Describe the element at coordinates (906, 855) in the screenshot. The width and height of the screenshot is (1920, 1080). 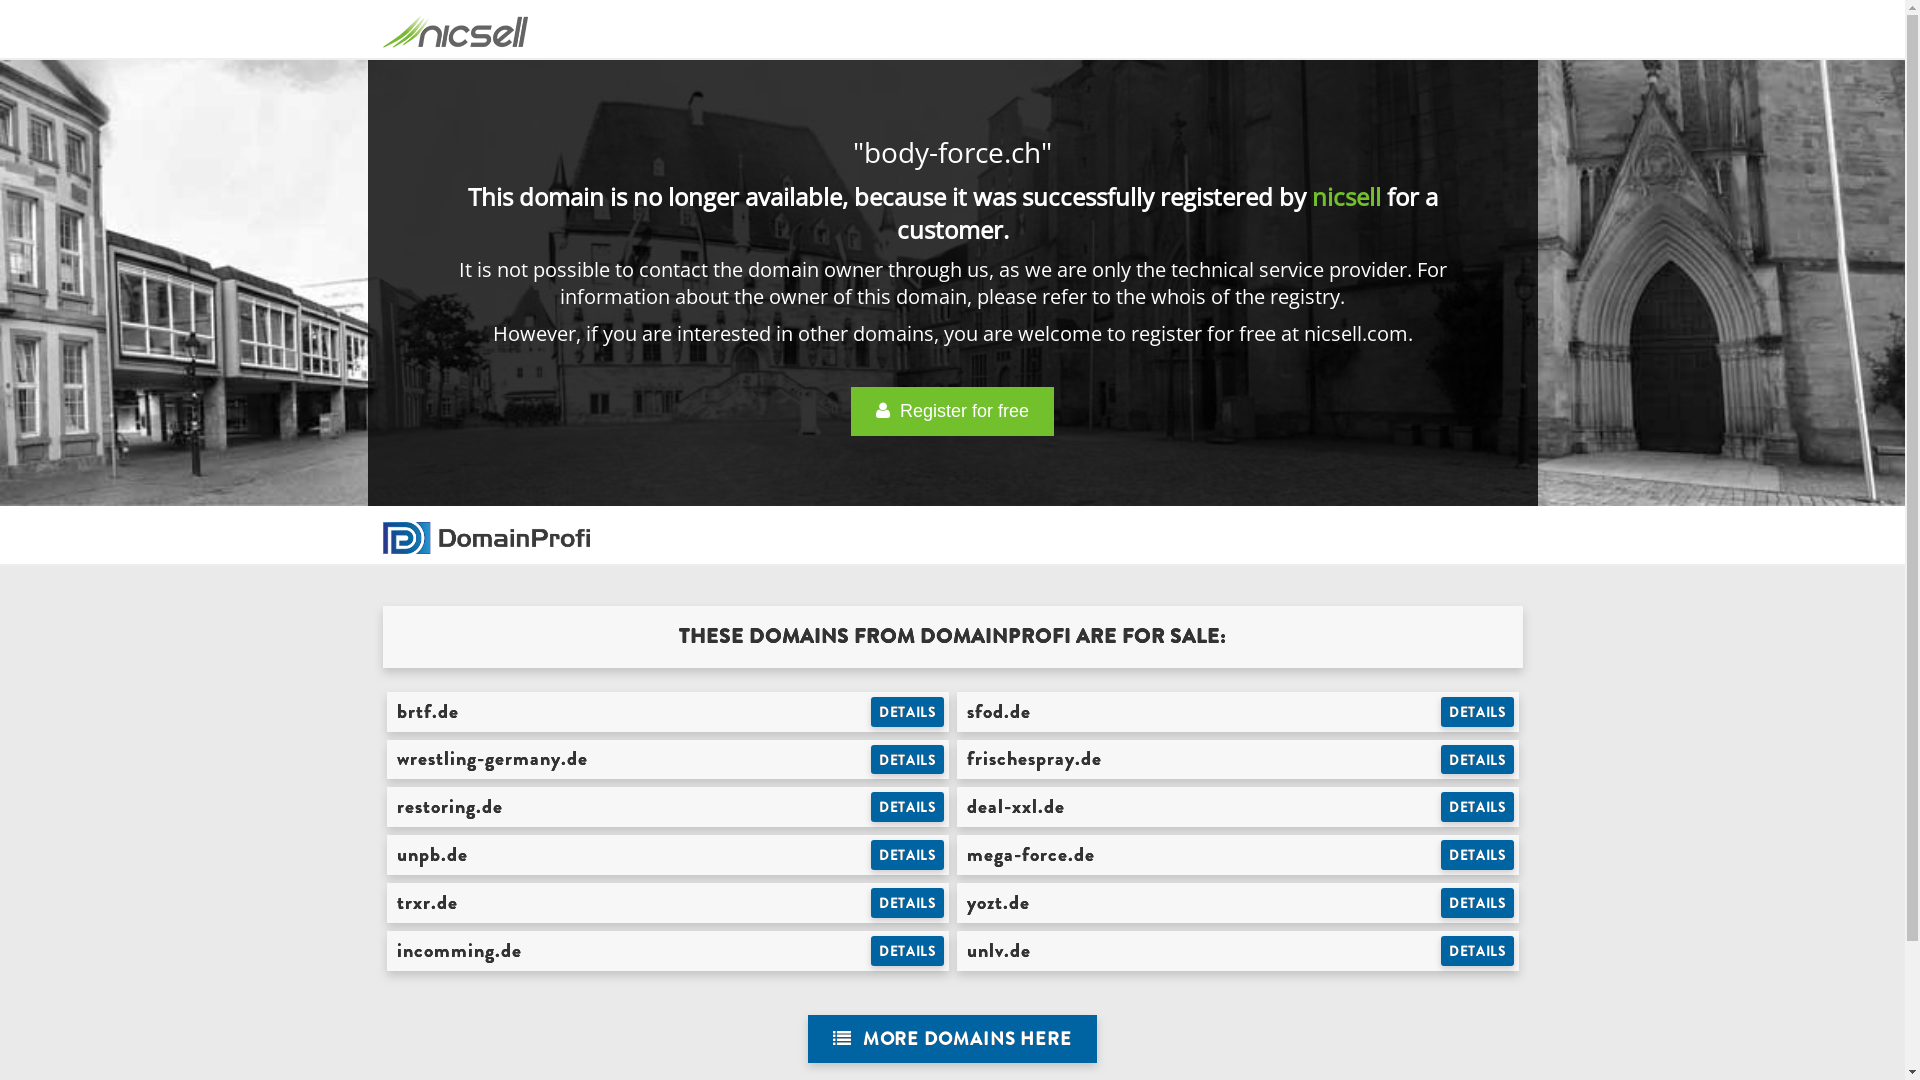
I see `'DETAILS'` at that location.